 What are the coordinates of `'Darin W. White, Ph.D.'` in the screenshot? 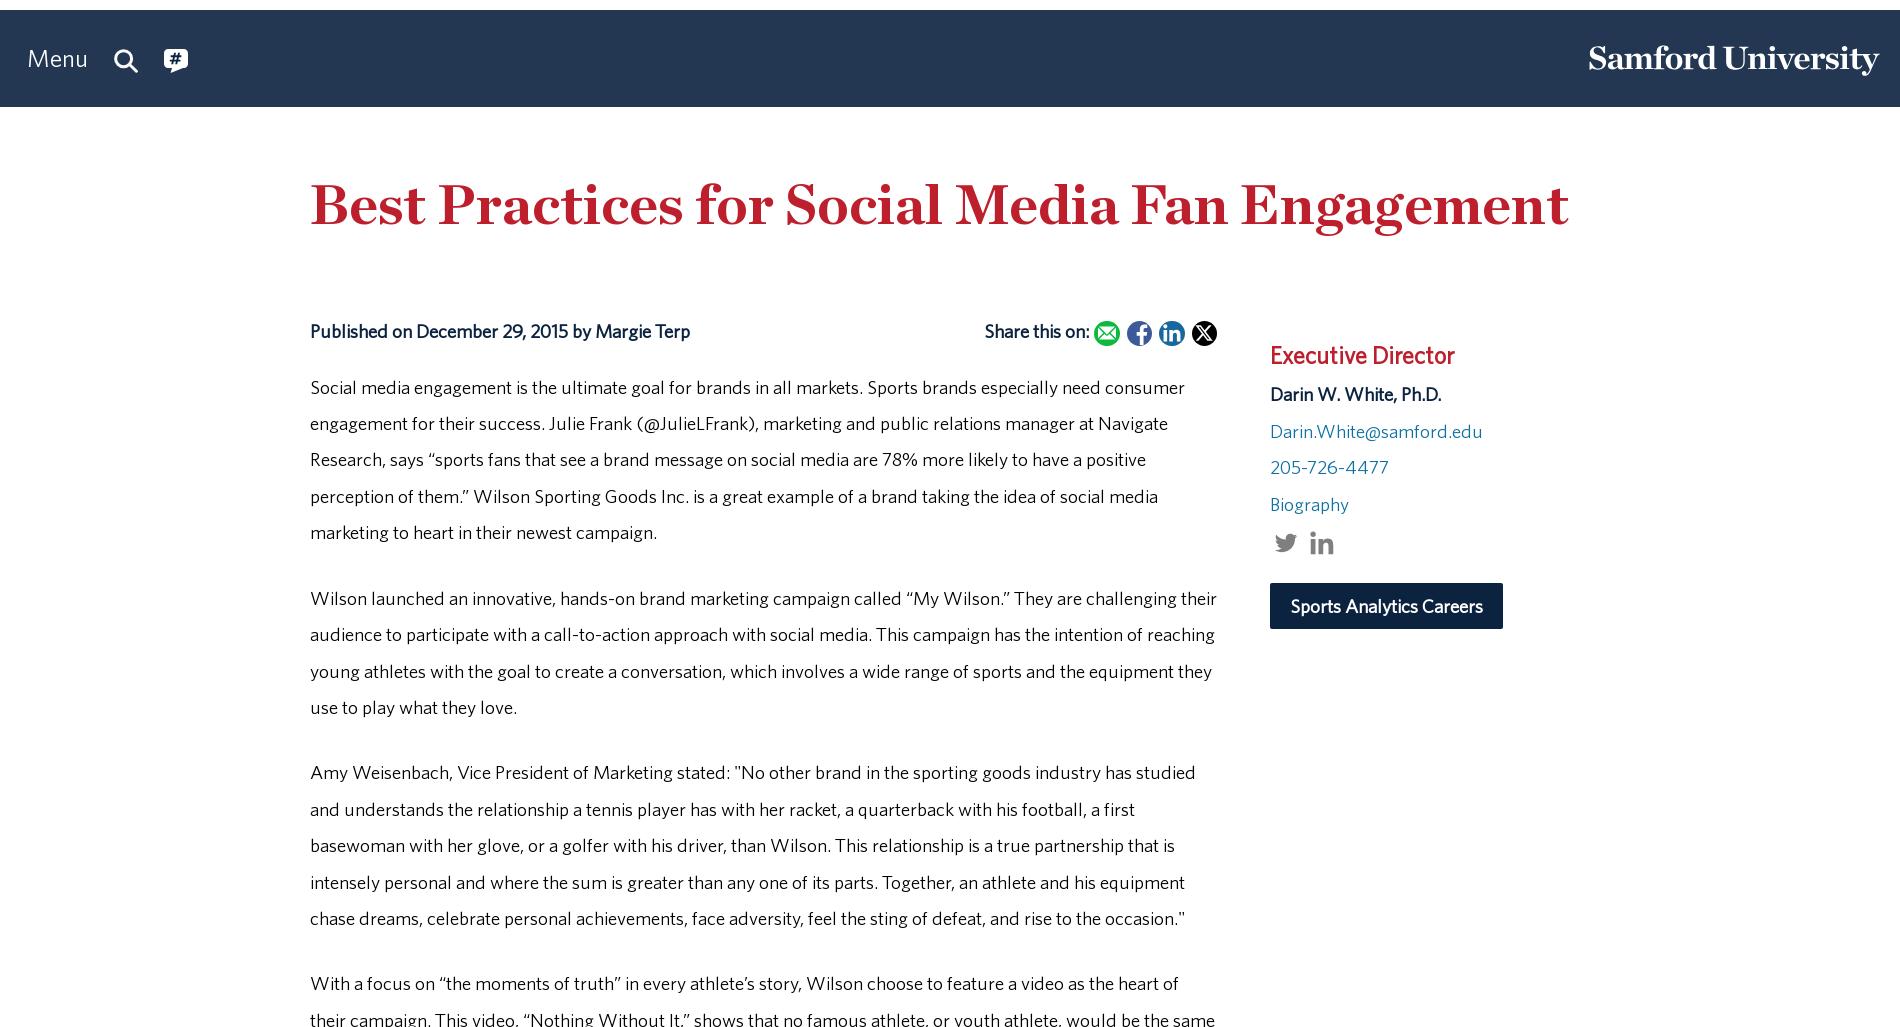 It's located at (1268, 393).